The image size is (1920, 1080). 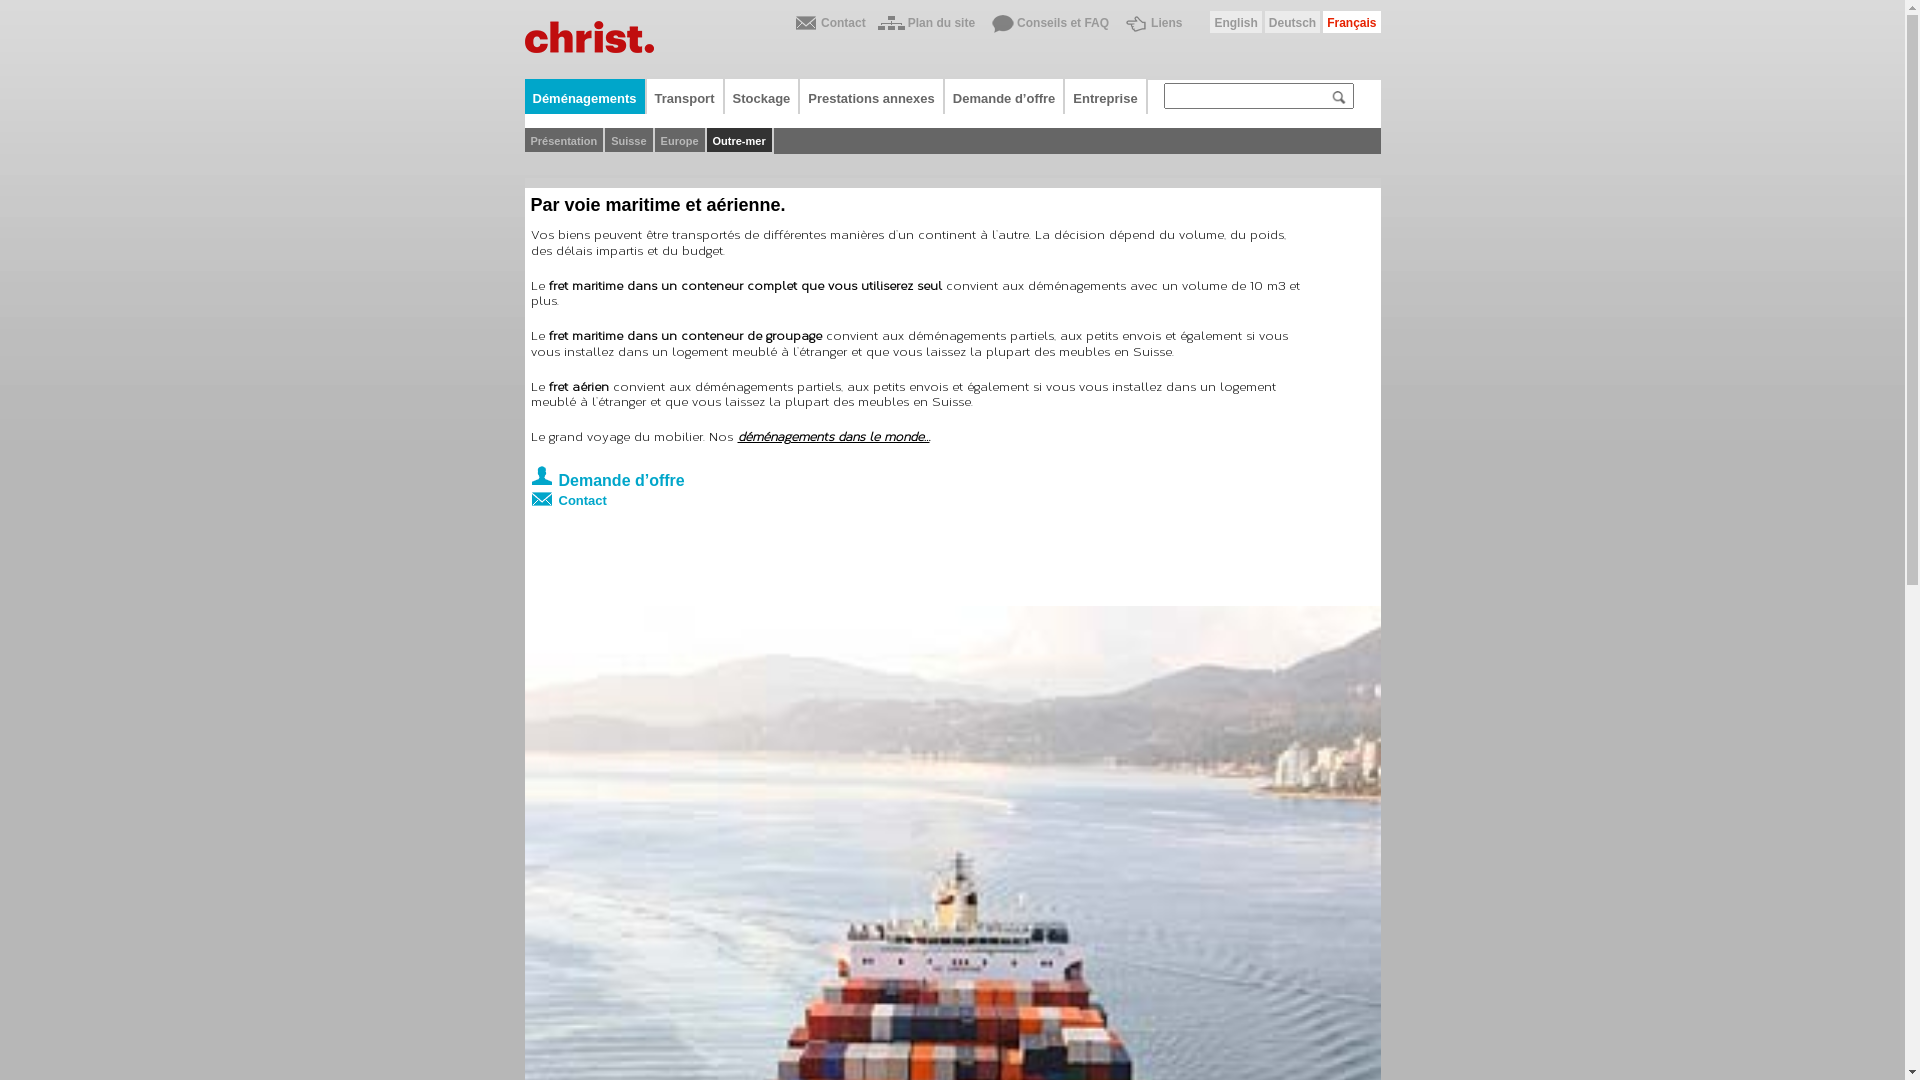 I want to click on 'Entreprise', so click(x=1104, y=96).